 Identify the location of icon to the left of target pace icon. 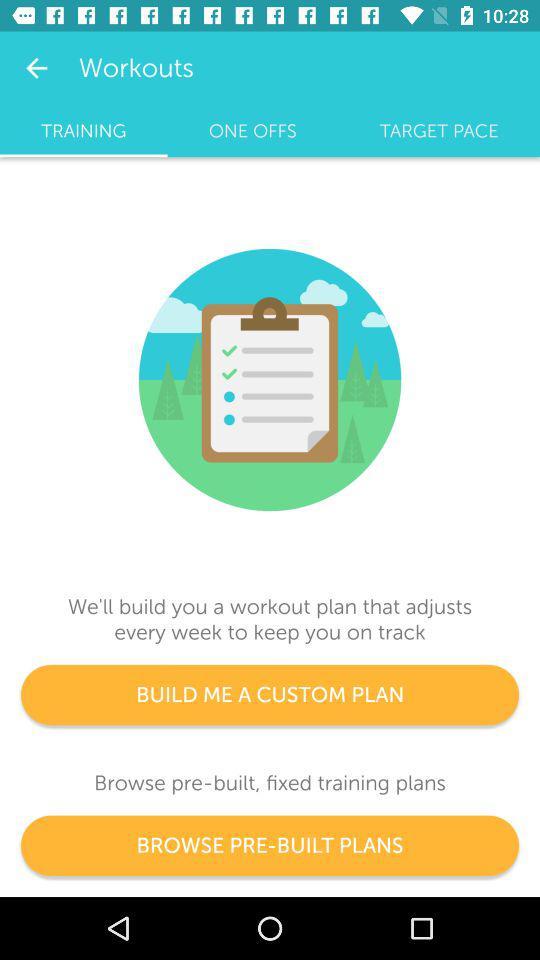
(252, 130).